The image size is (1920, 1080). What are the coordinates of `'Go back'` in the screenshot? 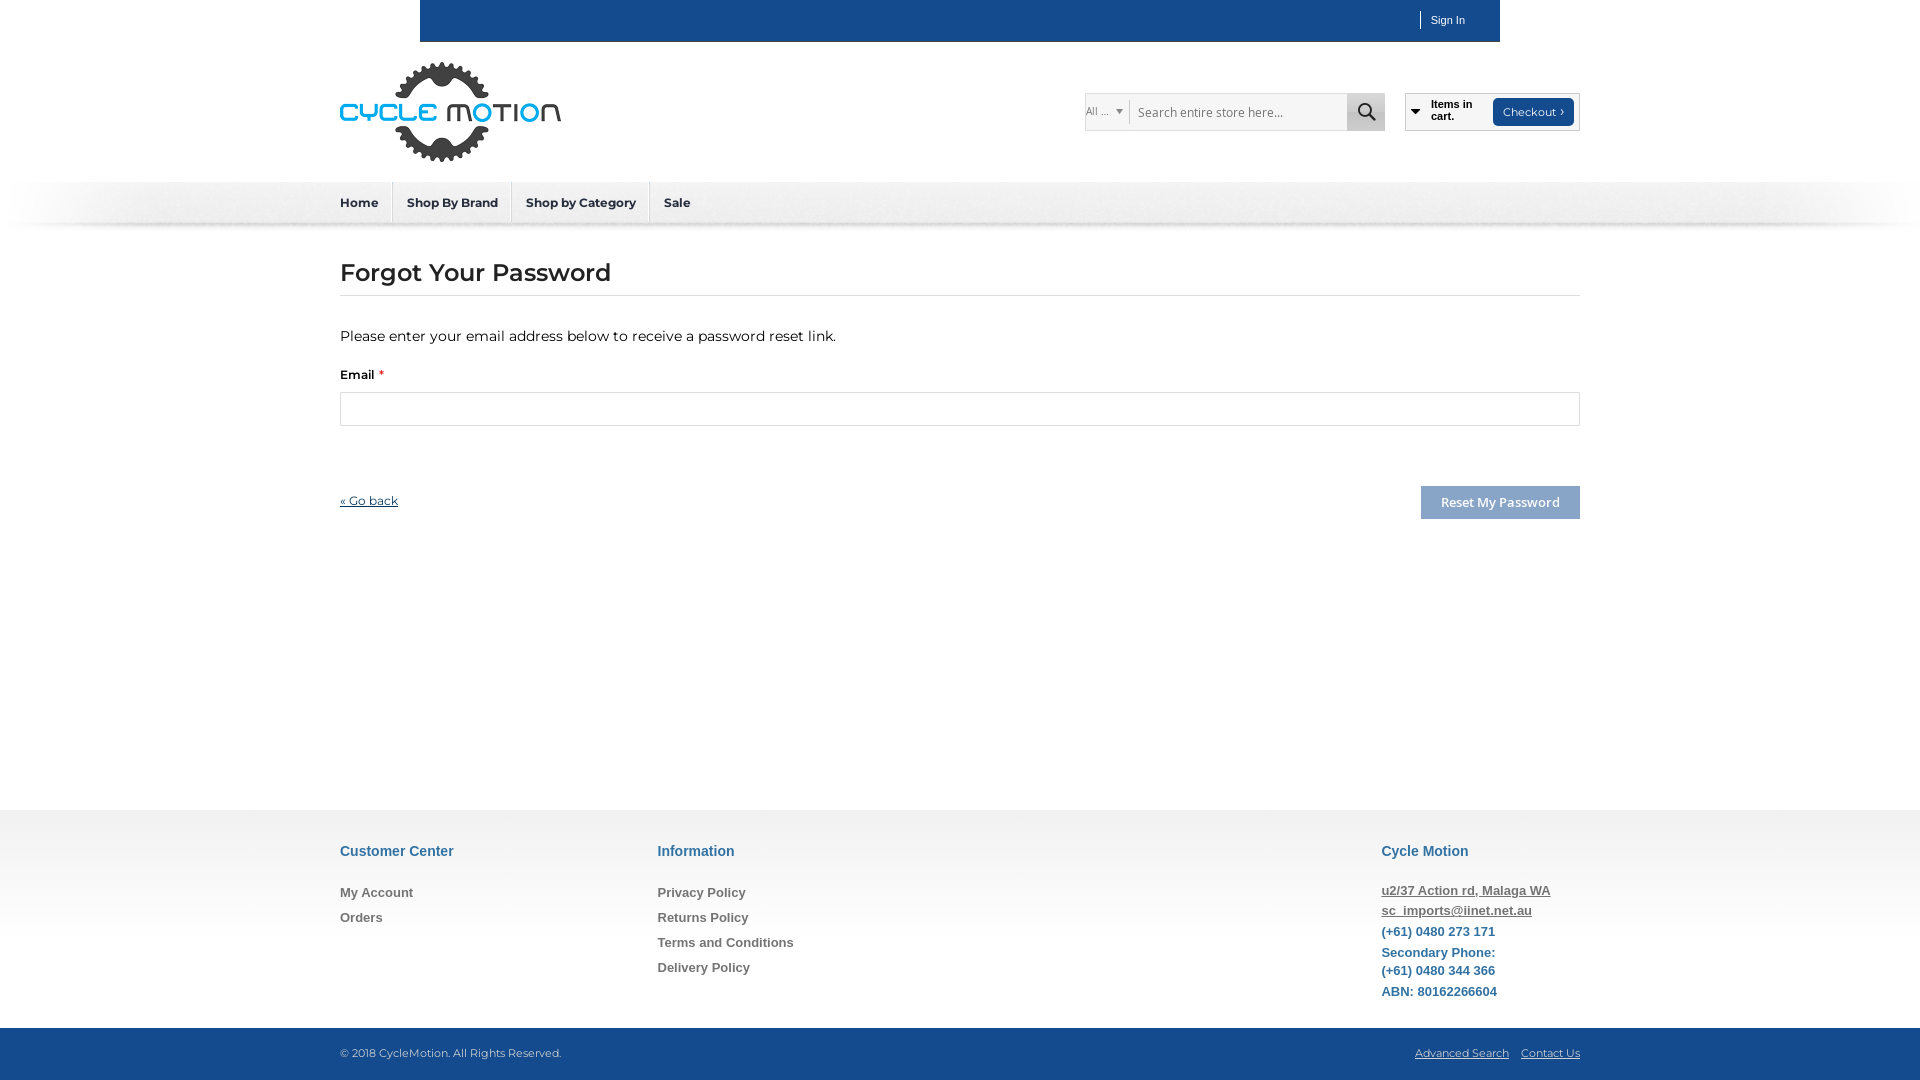 It's located at (369, 499).